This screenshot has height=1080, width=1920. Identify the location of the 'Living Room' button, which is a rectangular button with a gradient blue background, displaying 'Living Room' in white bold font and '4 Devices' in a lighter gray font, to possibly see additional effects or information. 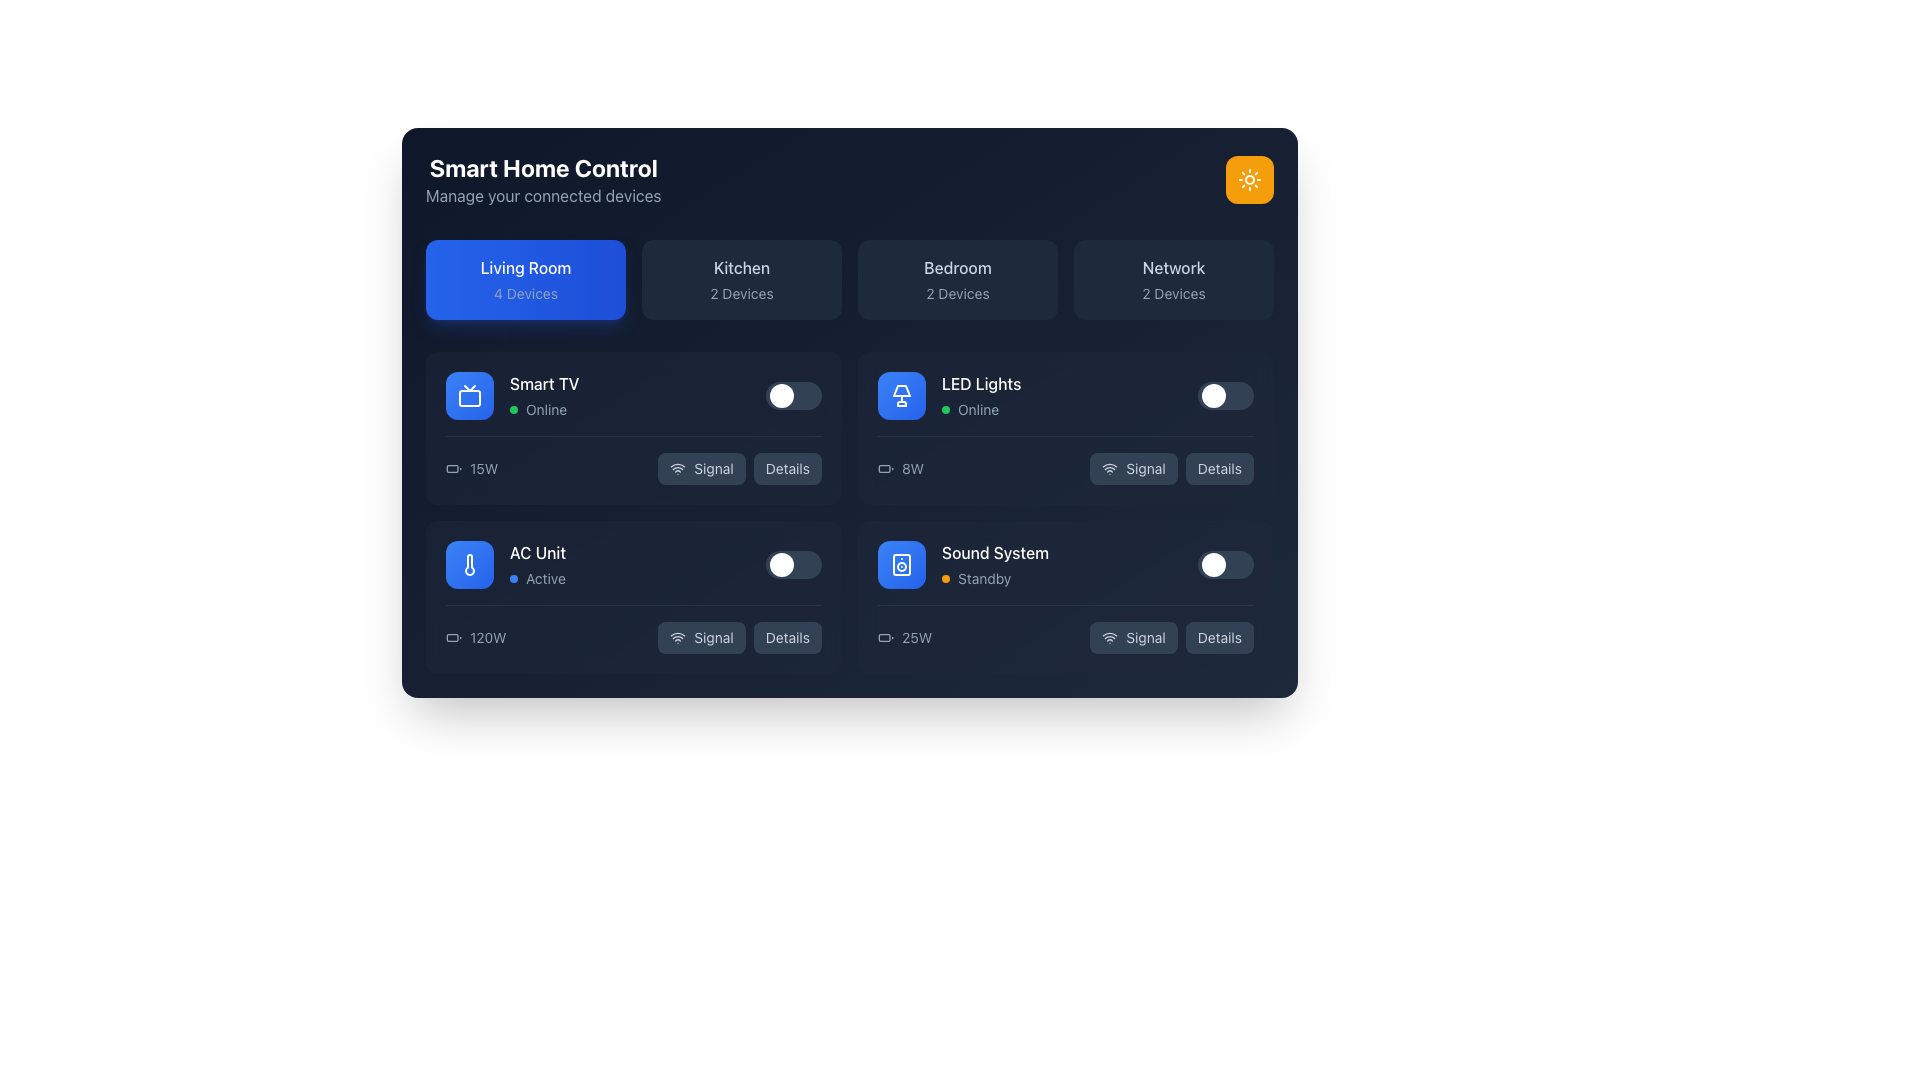
(526, 280).